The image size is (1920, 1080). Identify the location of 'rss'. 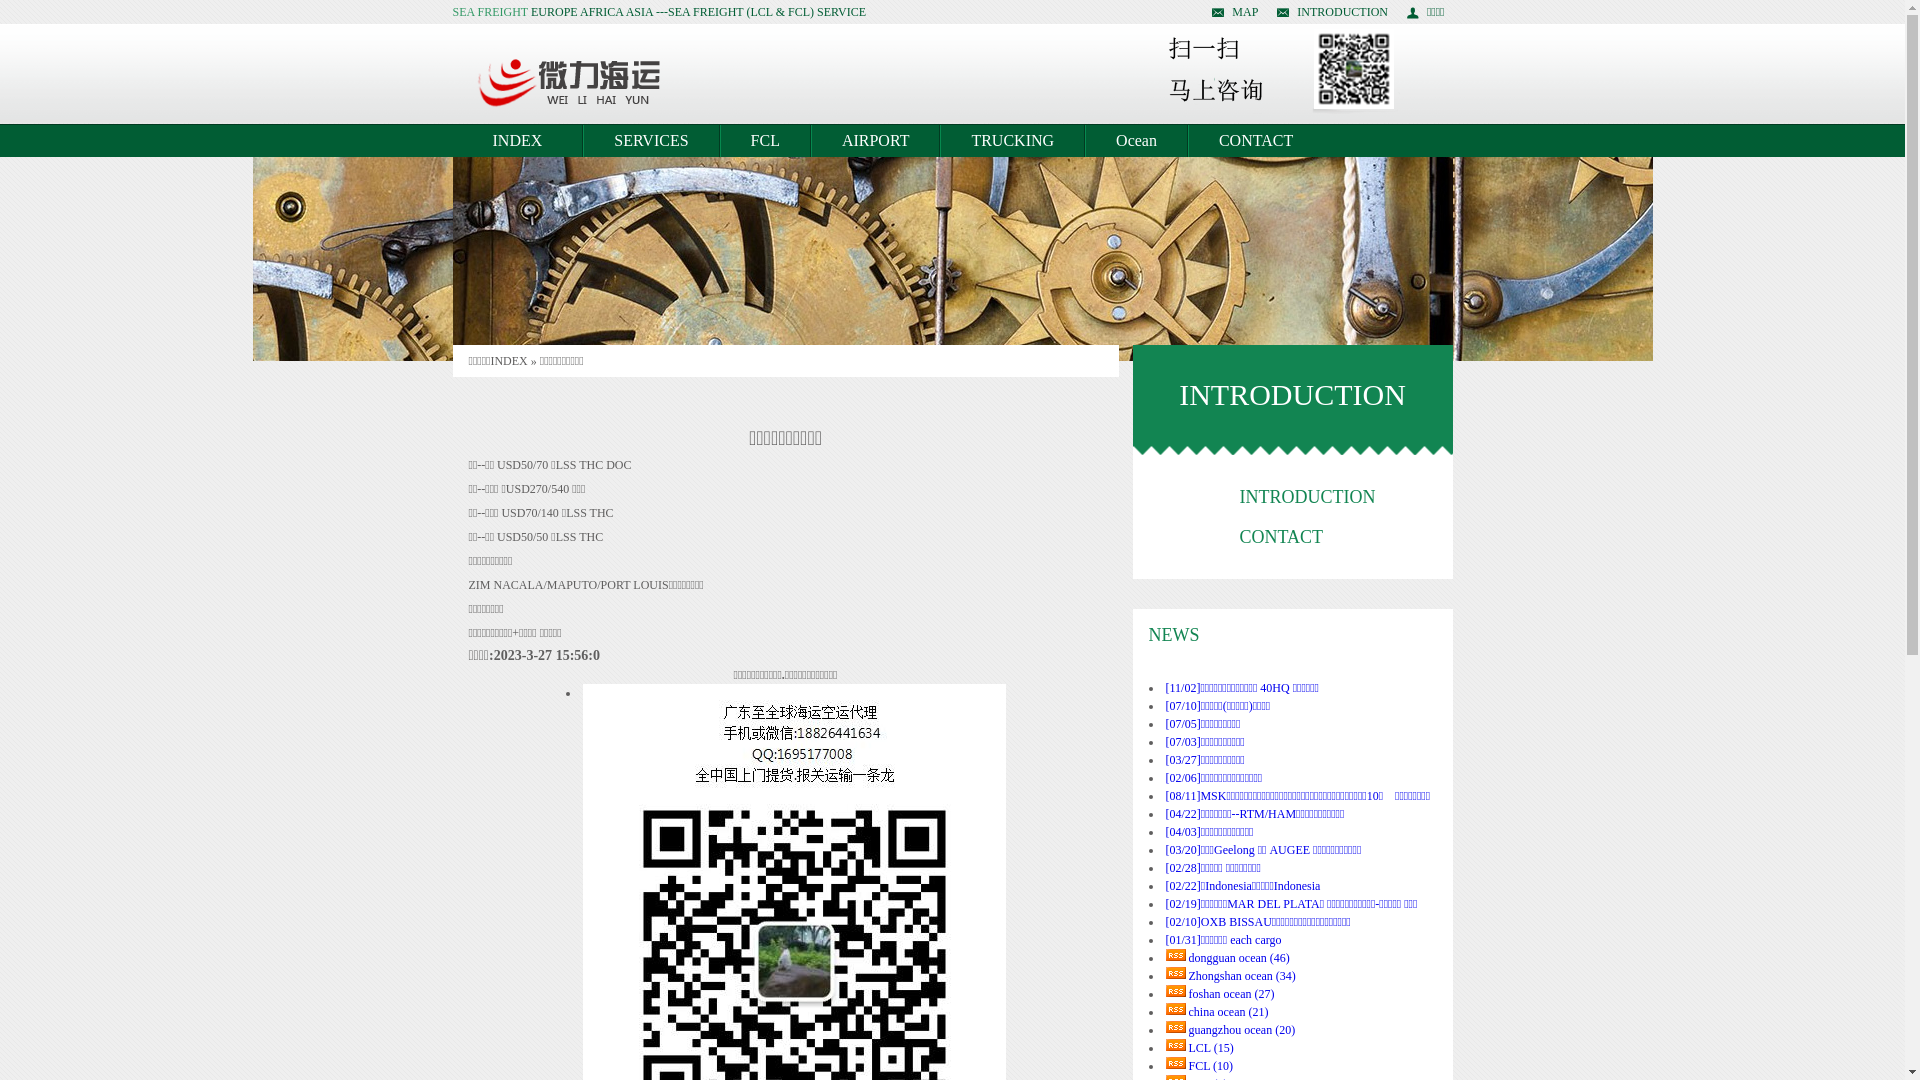
(1176, 954).